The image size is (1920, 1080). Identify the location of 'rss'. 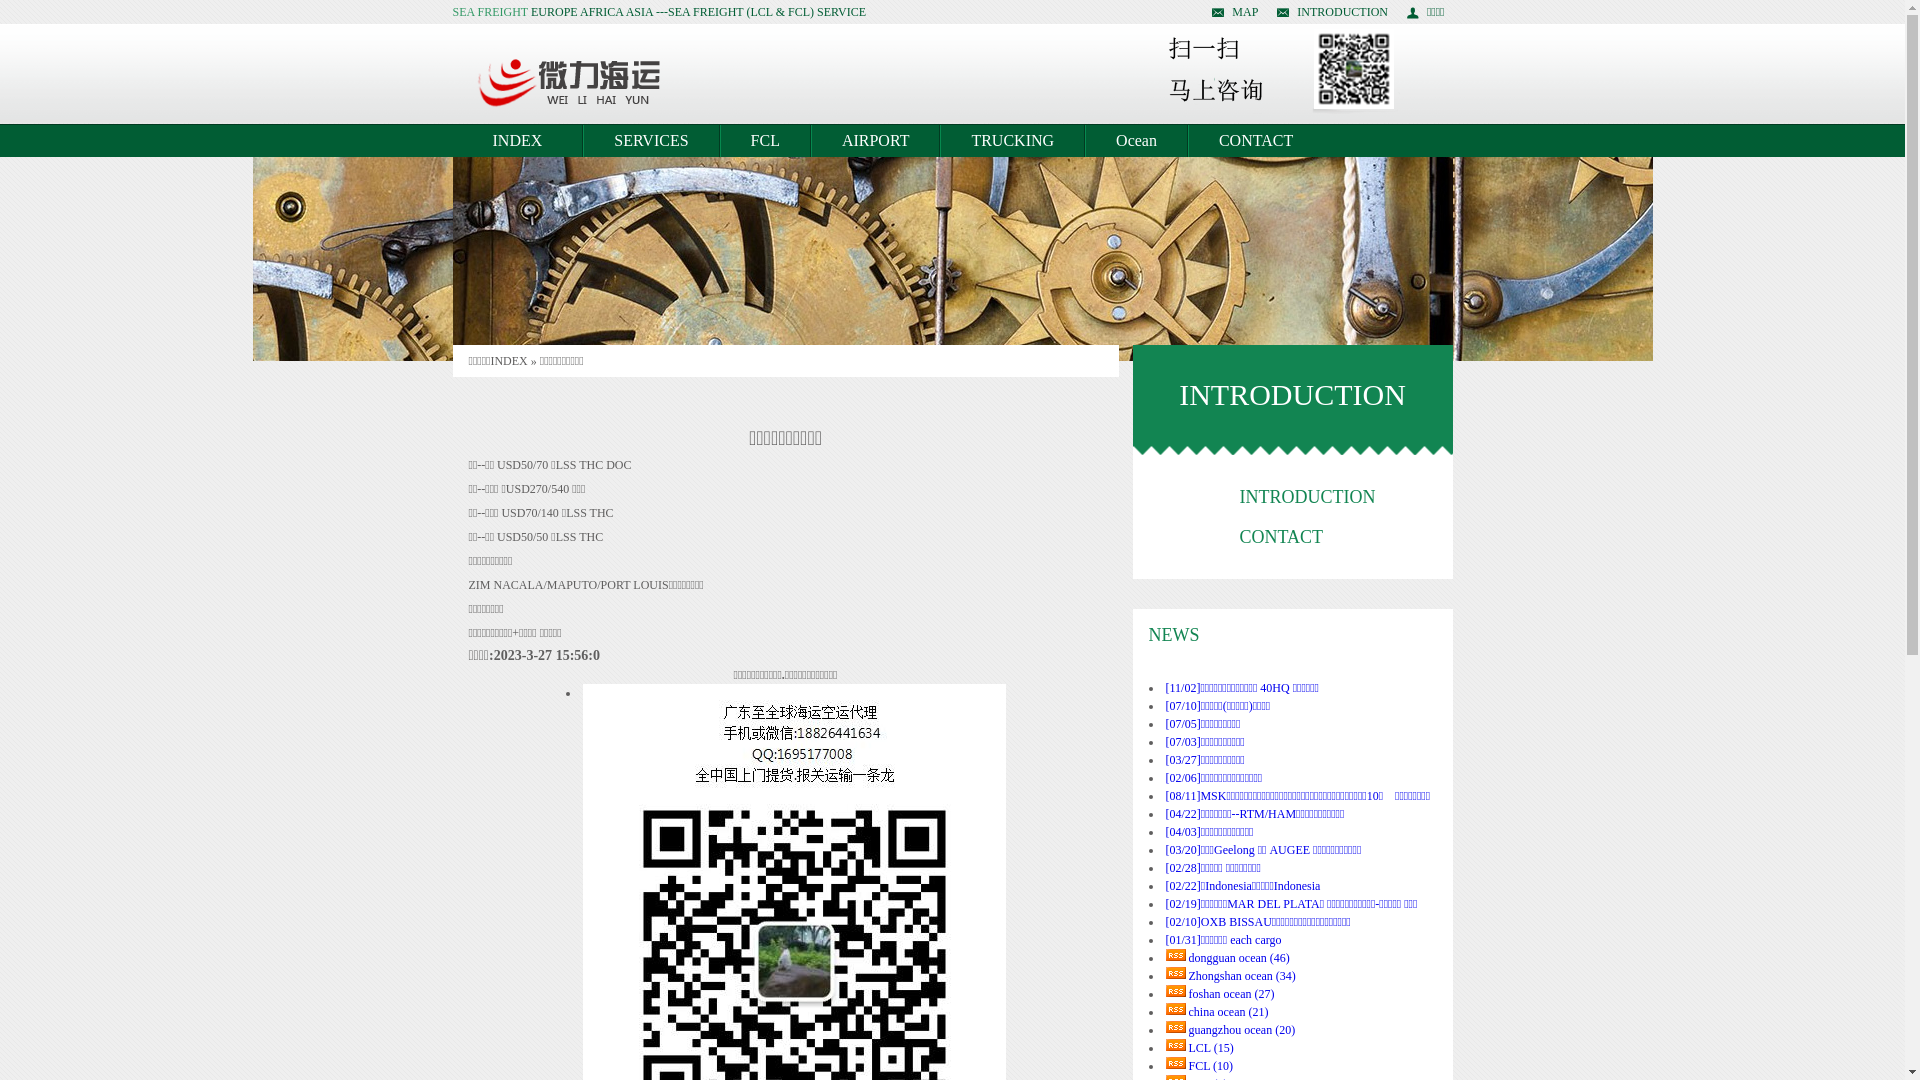
(1176, 954).